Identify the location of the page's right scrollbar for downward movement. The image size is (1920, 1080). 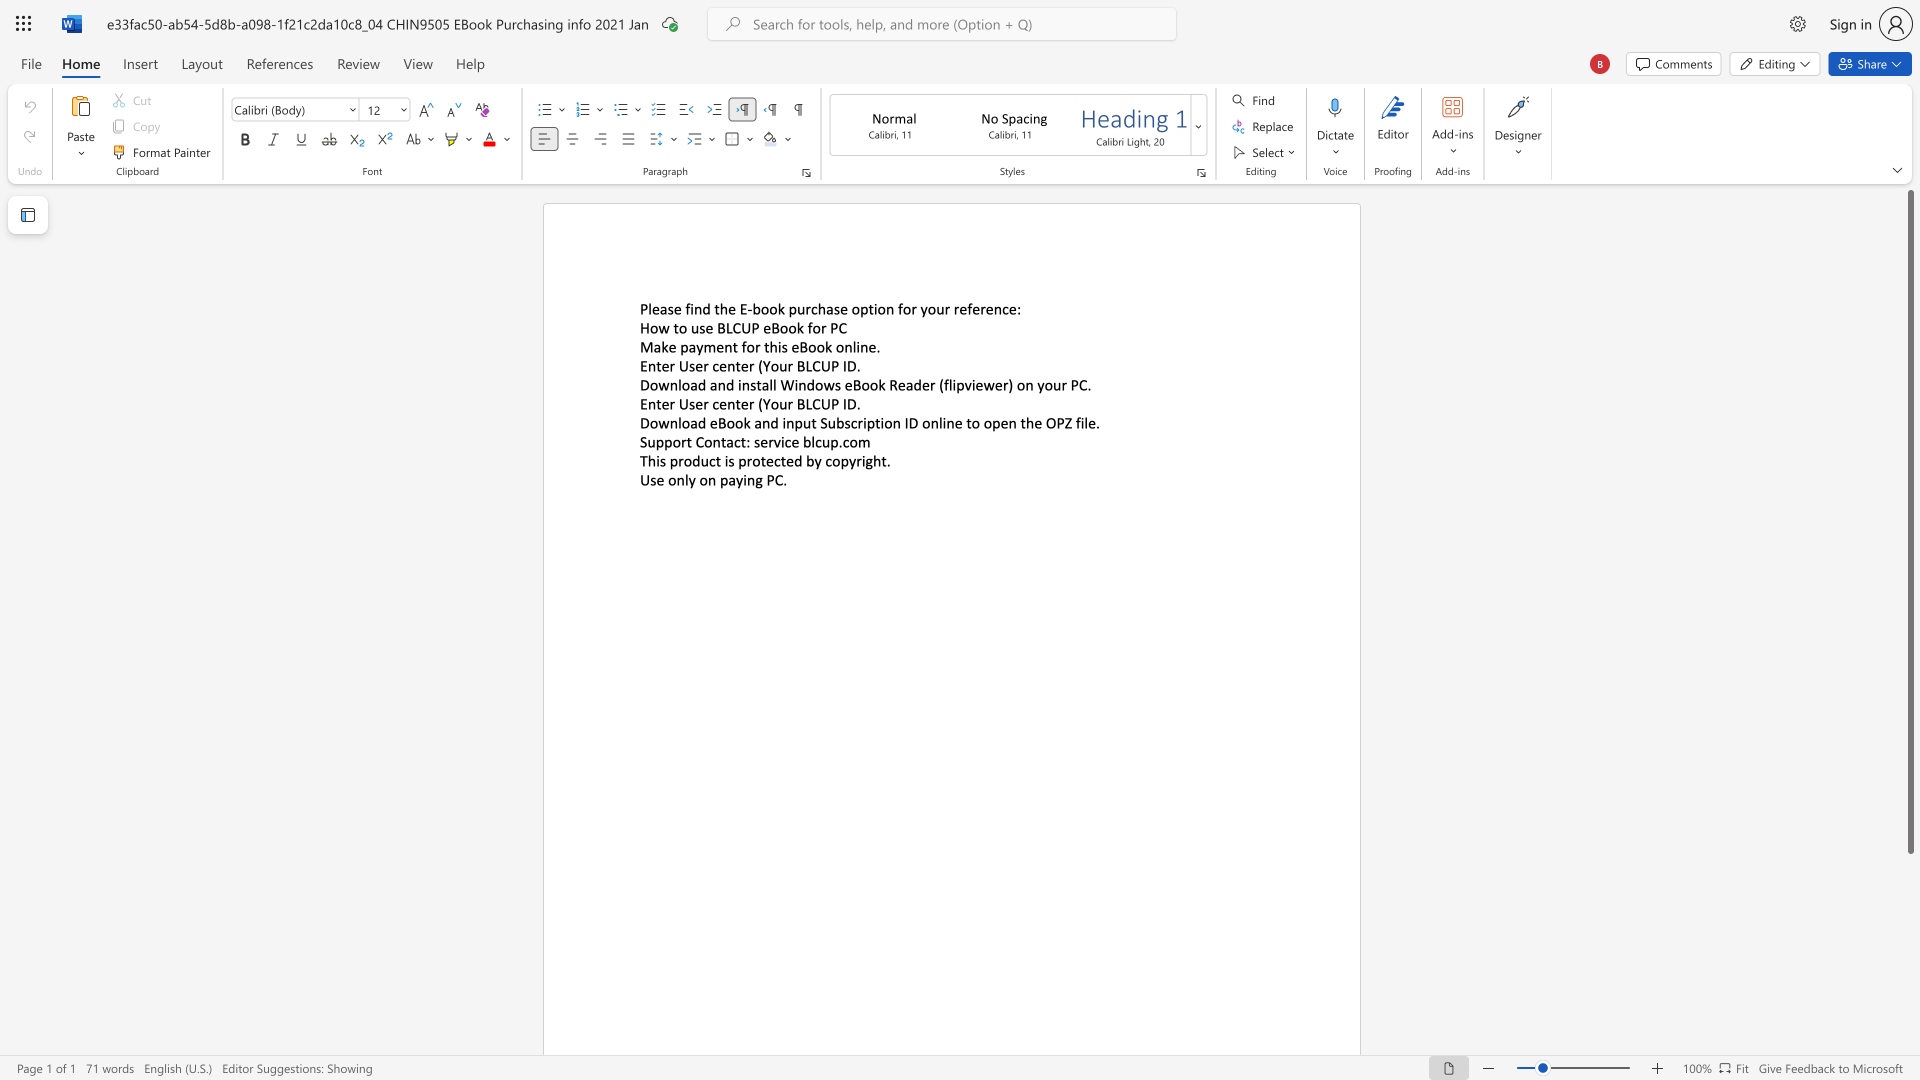
(1909, 920).